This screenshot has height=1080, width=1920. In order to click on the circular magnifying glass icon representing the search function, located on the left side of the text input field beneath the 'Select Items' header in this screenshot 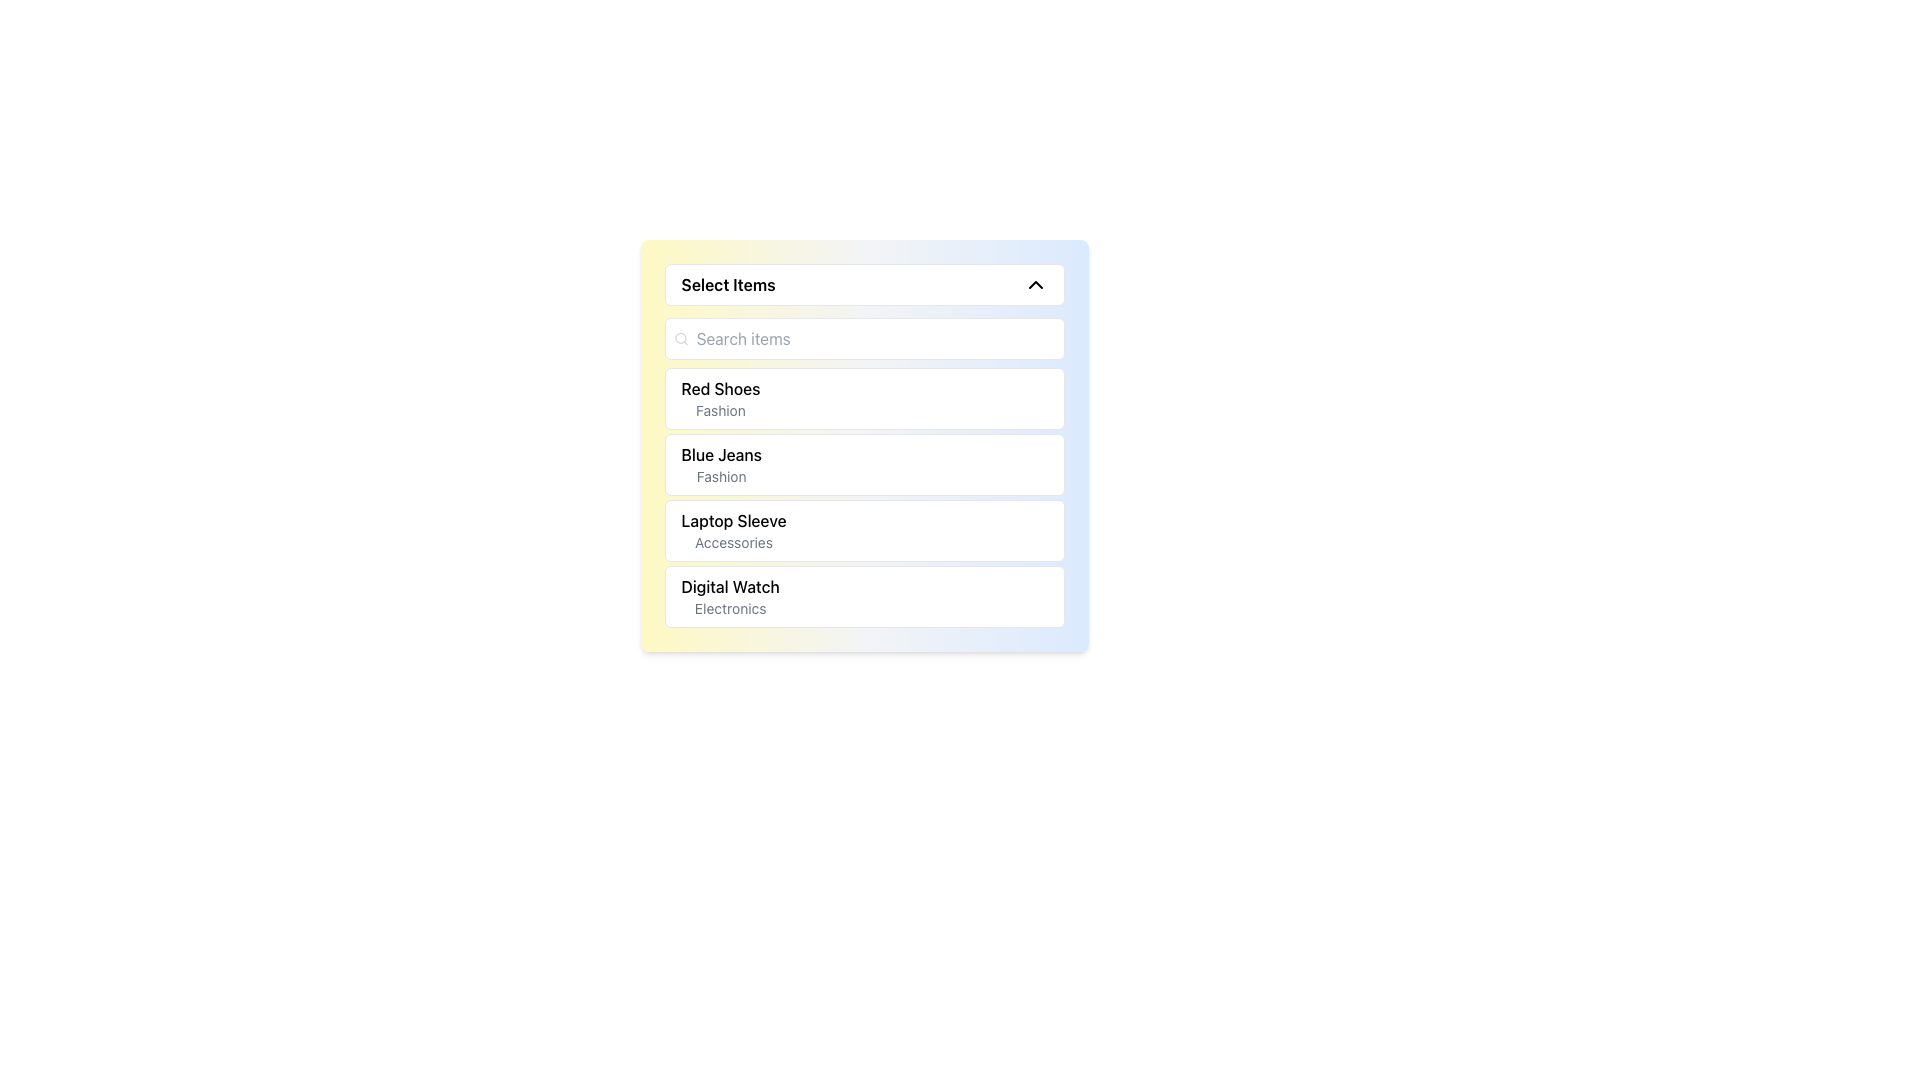, I will do `click(681, 338)`.